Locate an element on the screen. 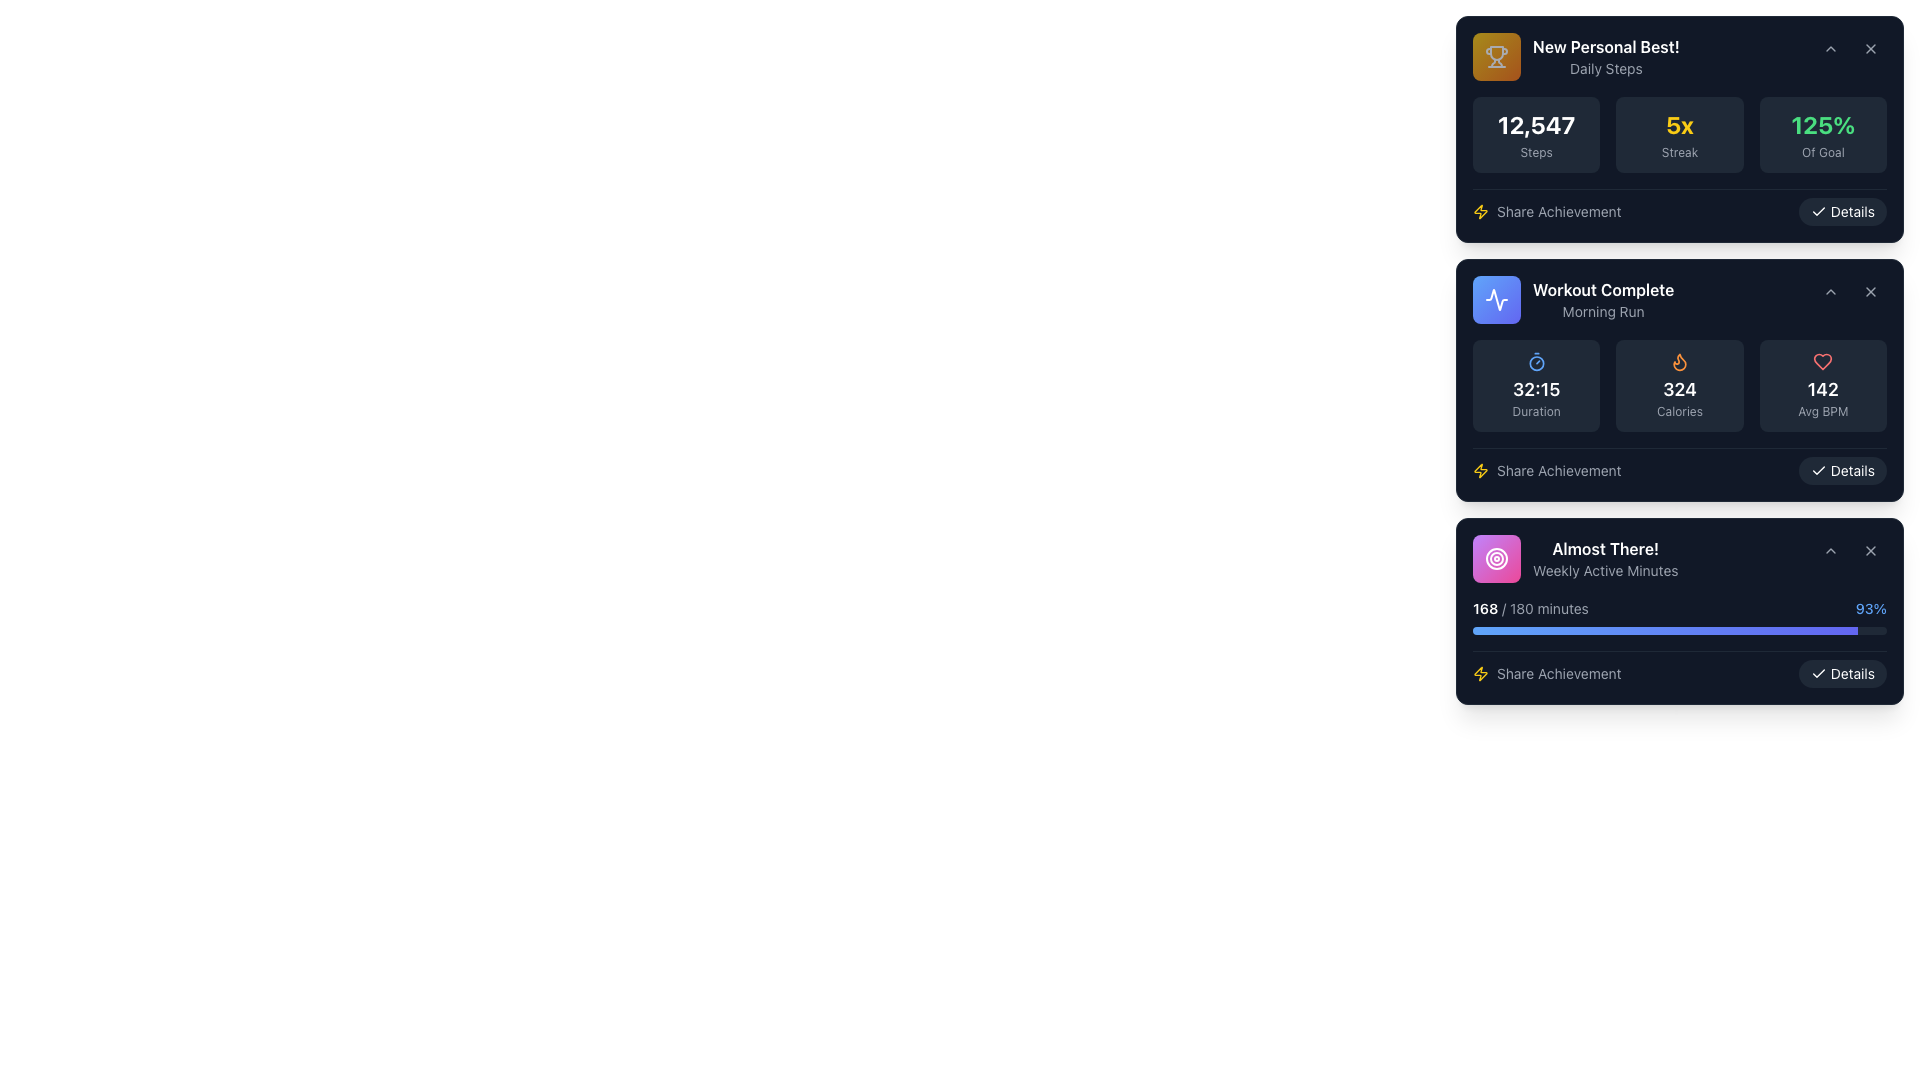 The width and height of the screenshot is (1920, 1080). the text label that says 'Share Achievement', which is styled in small gray font against a dark background, located in the bottom section of the 'Almost There!' card next to a lightning bolt icon is located at coordinates (1558, 674).